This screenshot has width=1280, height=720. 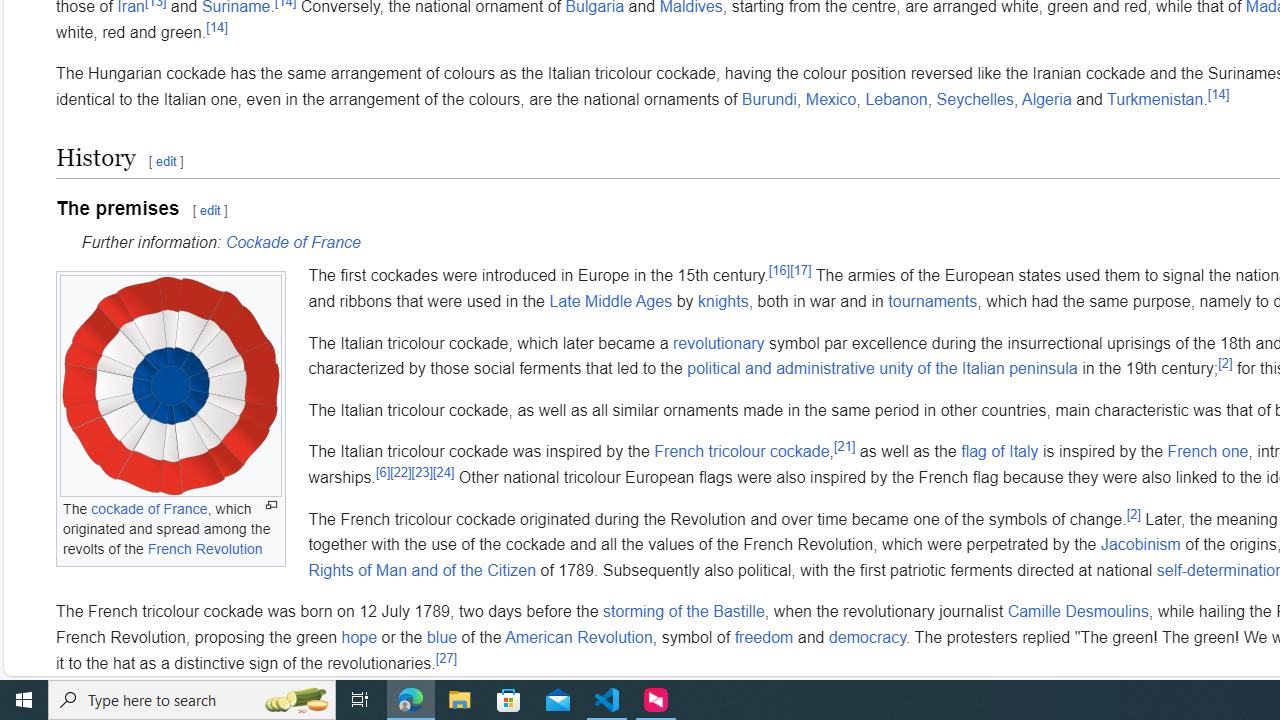 I want to click on 'cockade of France', so click(x=148, y=508).